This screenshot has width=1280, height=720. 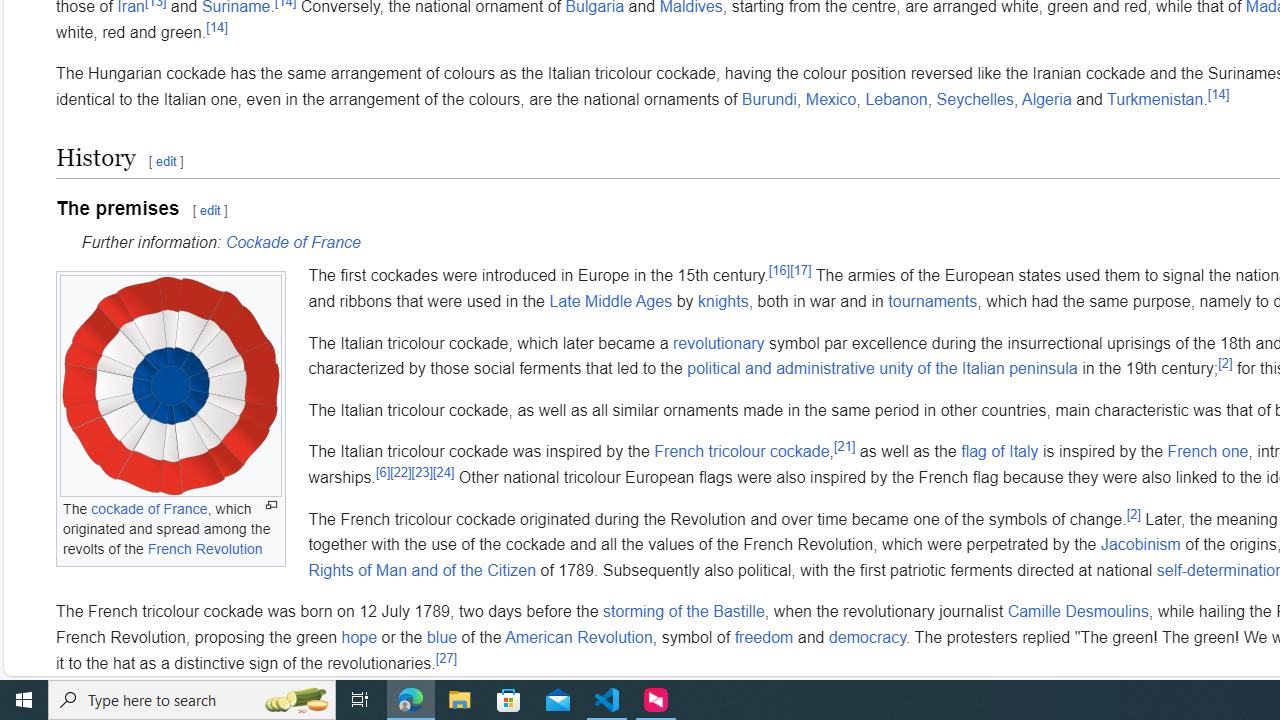 I want to click on 'cockade of France', so click(x=148, y=508).